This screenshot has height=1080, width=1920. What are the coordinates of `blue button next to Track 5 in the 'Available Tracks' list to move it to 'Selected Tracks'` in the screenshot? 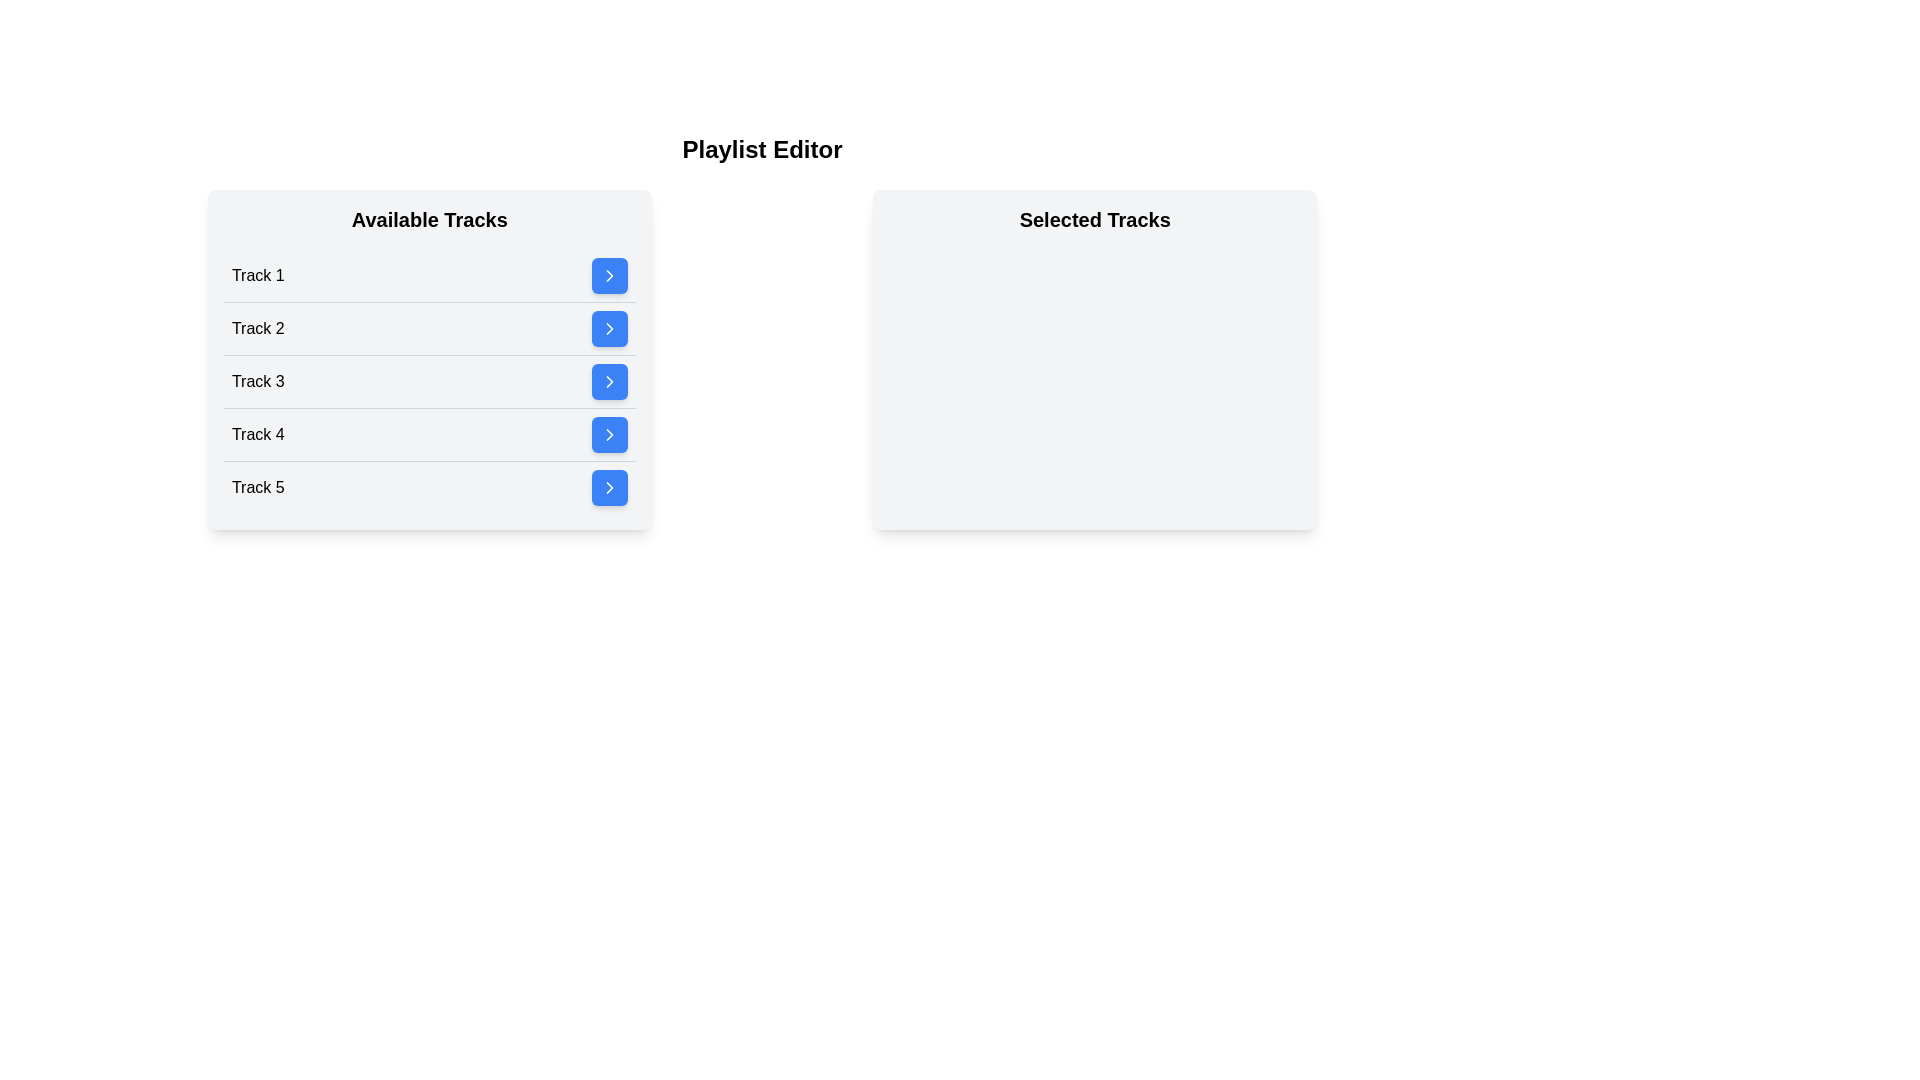 It's located at (608, 488).